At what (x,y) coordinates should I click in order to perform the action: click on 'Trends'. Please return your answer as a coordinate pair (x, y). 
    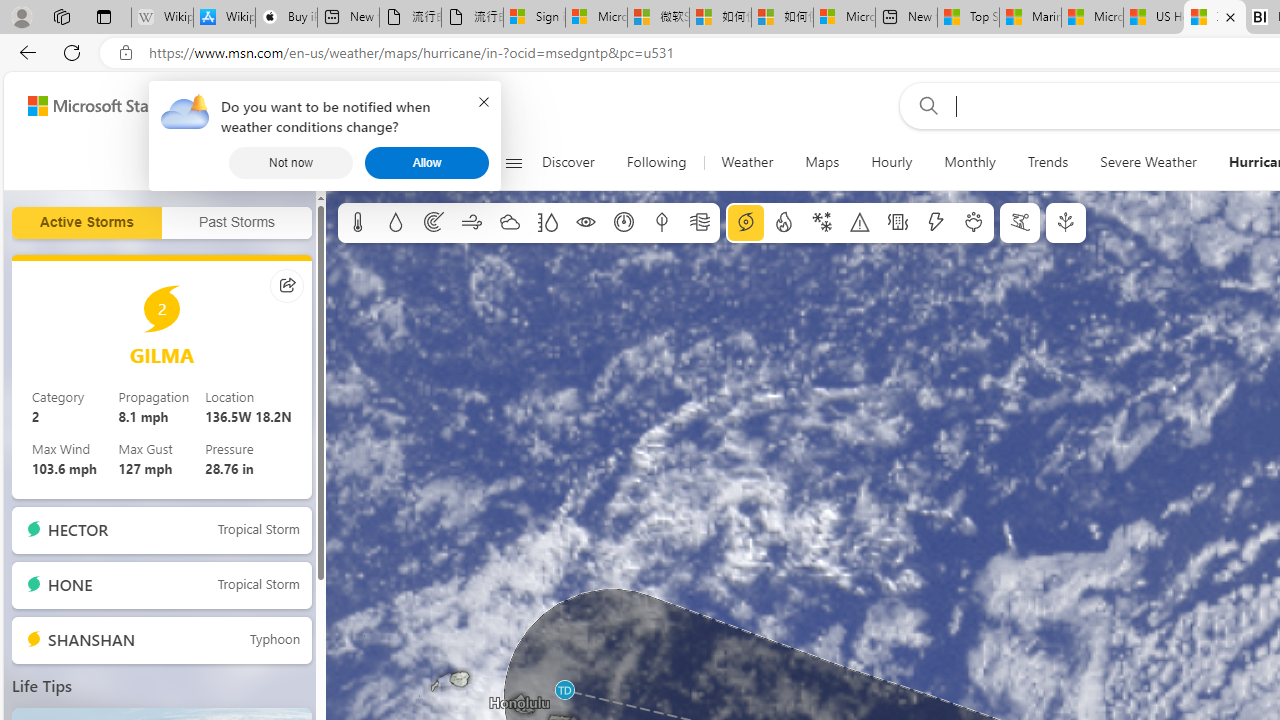
    Looking at the image, I should click on (1047, 162).